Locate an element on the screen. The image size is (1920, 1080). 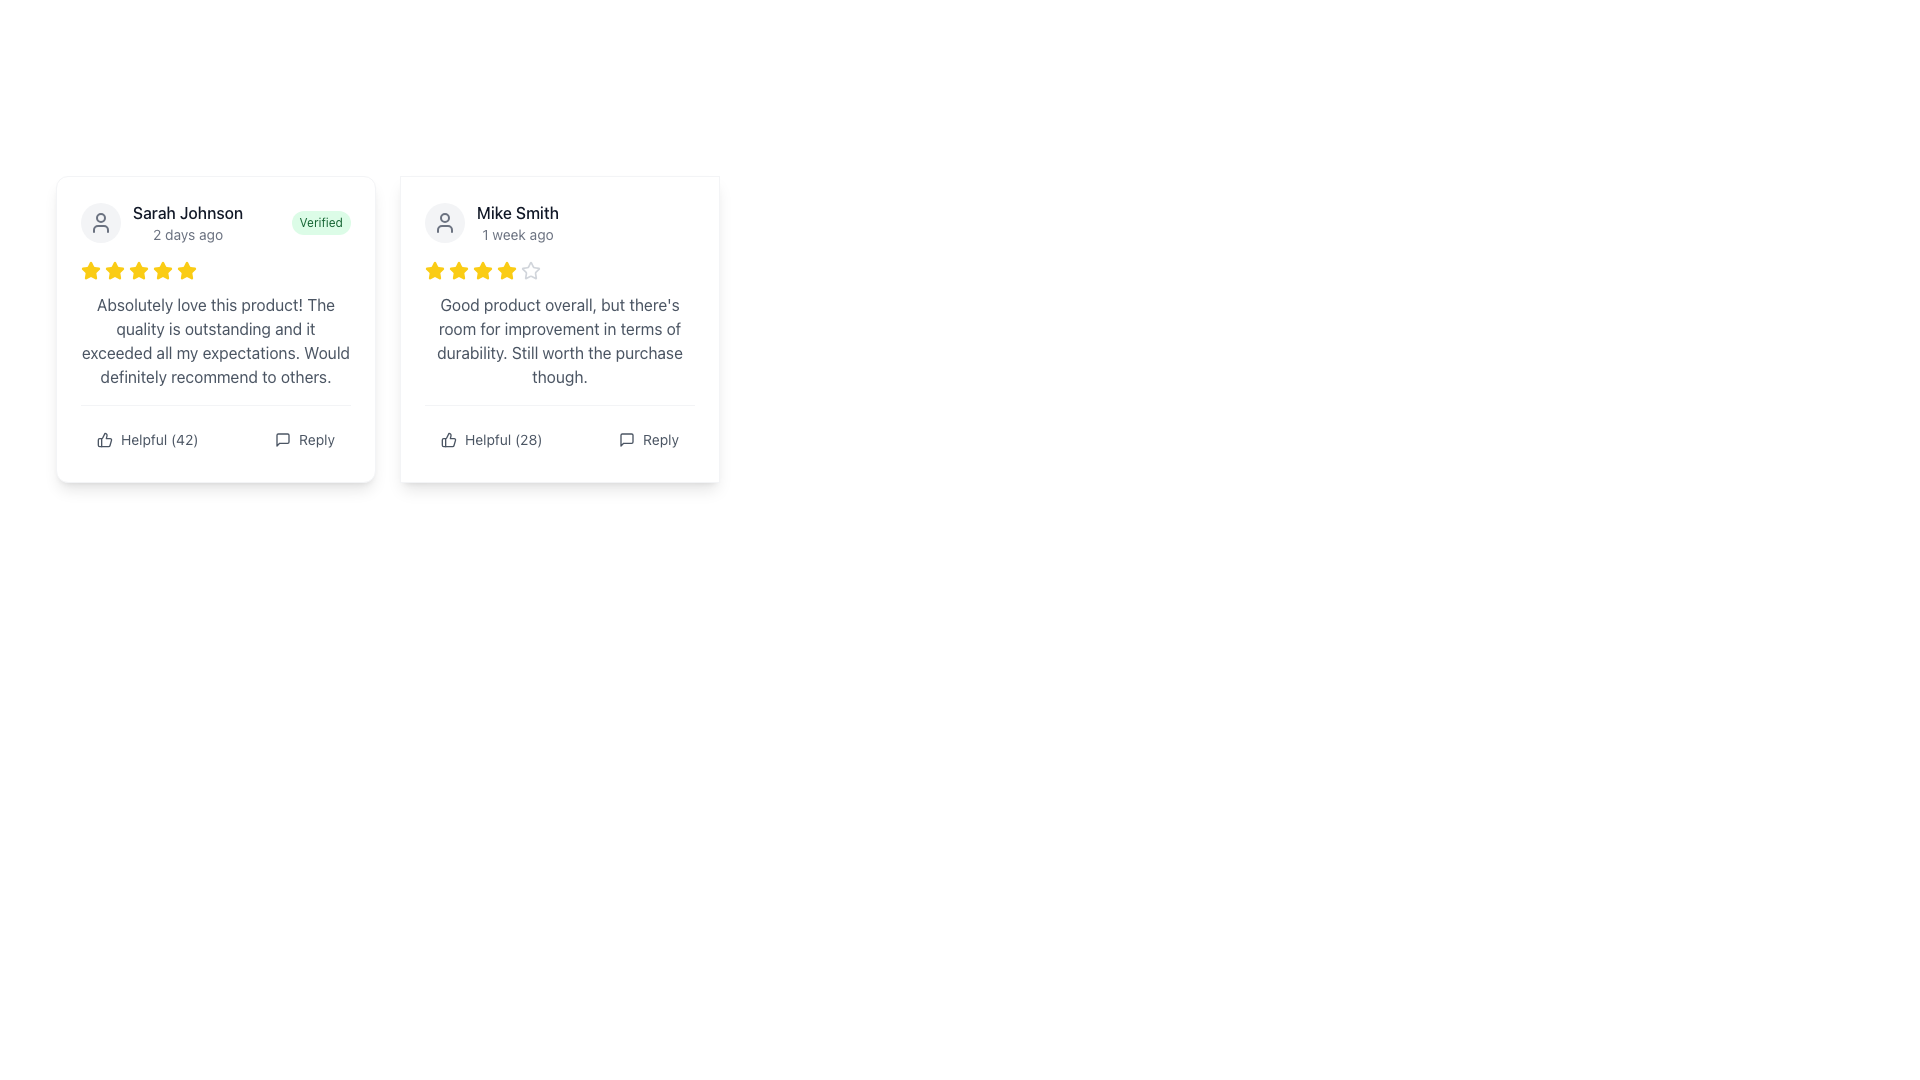
the User data display section that shows the user's name and timestamp of their comment, located at the top left of the left card, above the verified badge is located at coordinates (162, 223).